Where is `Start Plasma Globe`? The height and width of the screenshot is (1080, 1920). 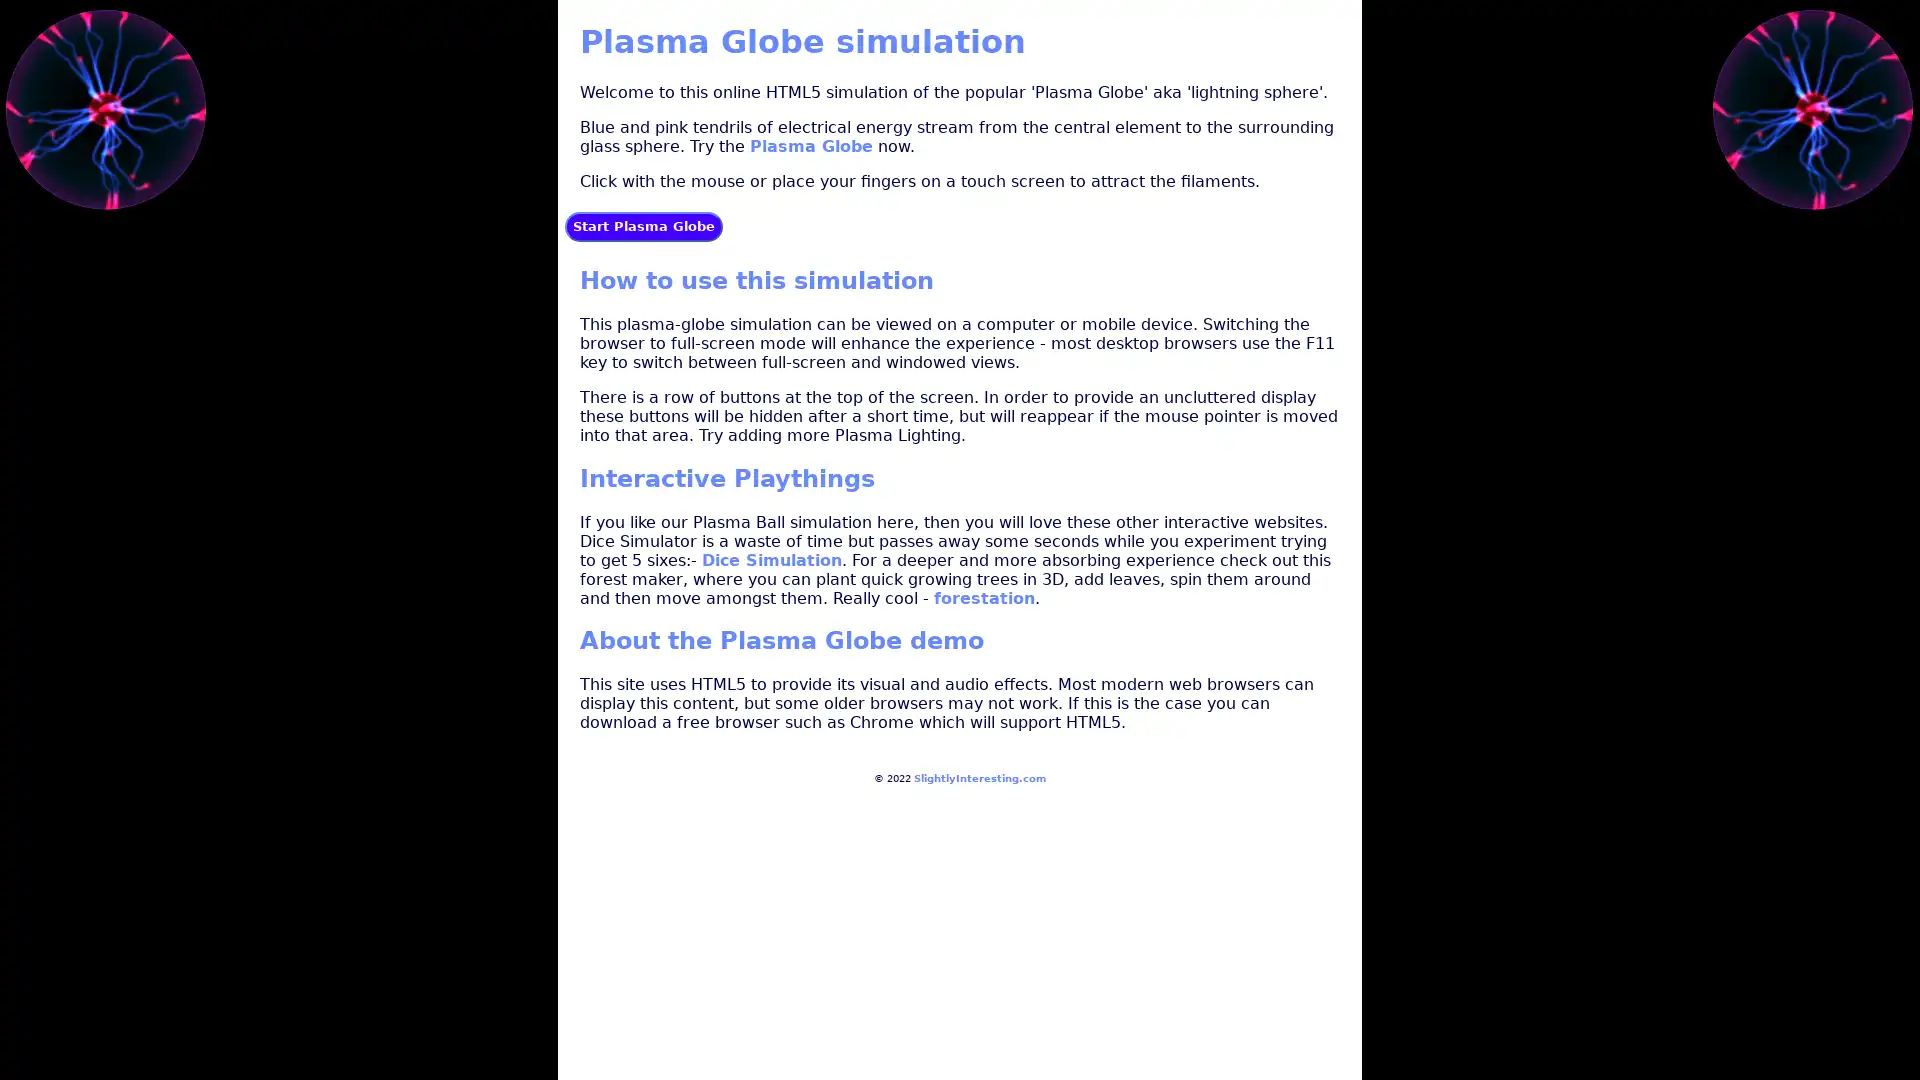 Start Plasma Globe is located at coordinates (643, 225).